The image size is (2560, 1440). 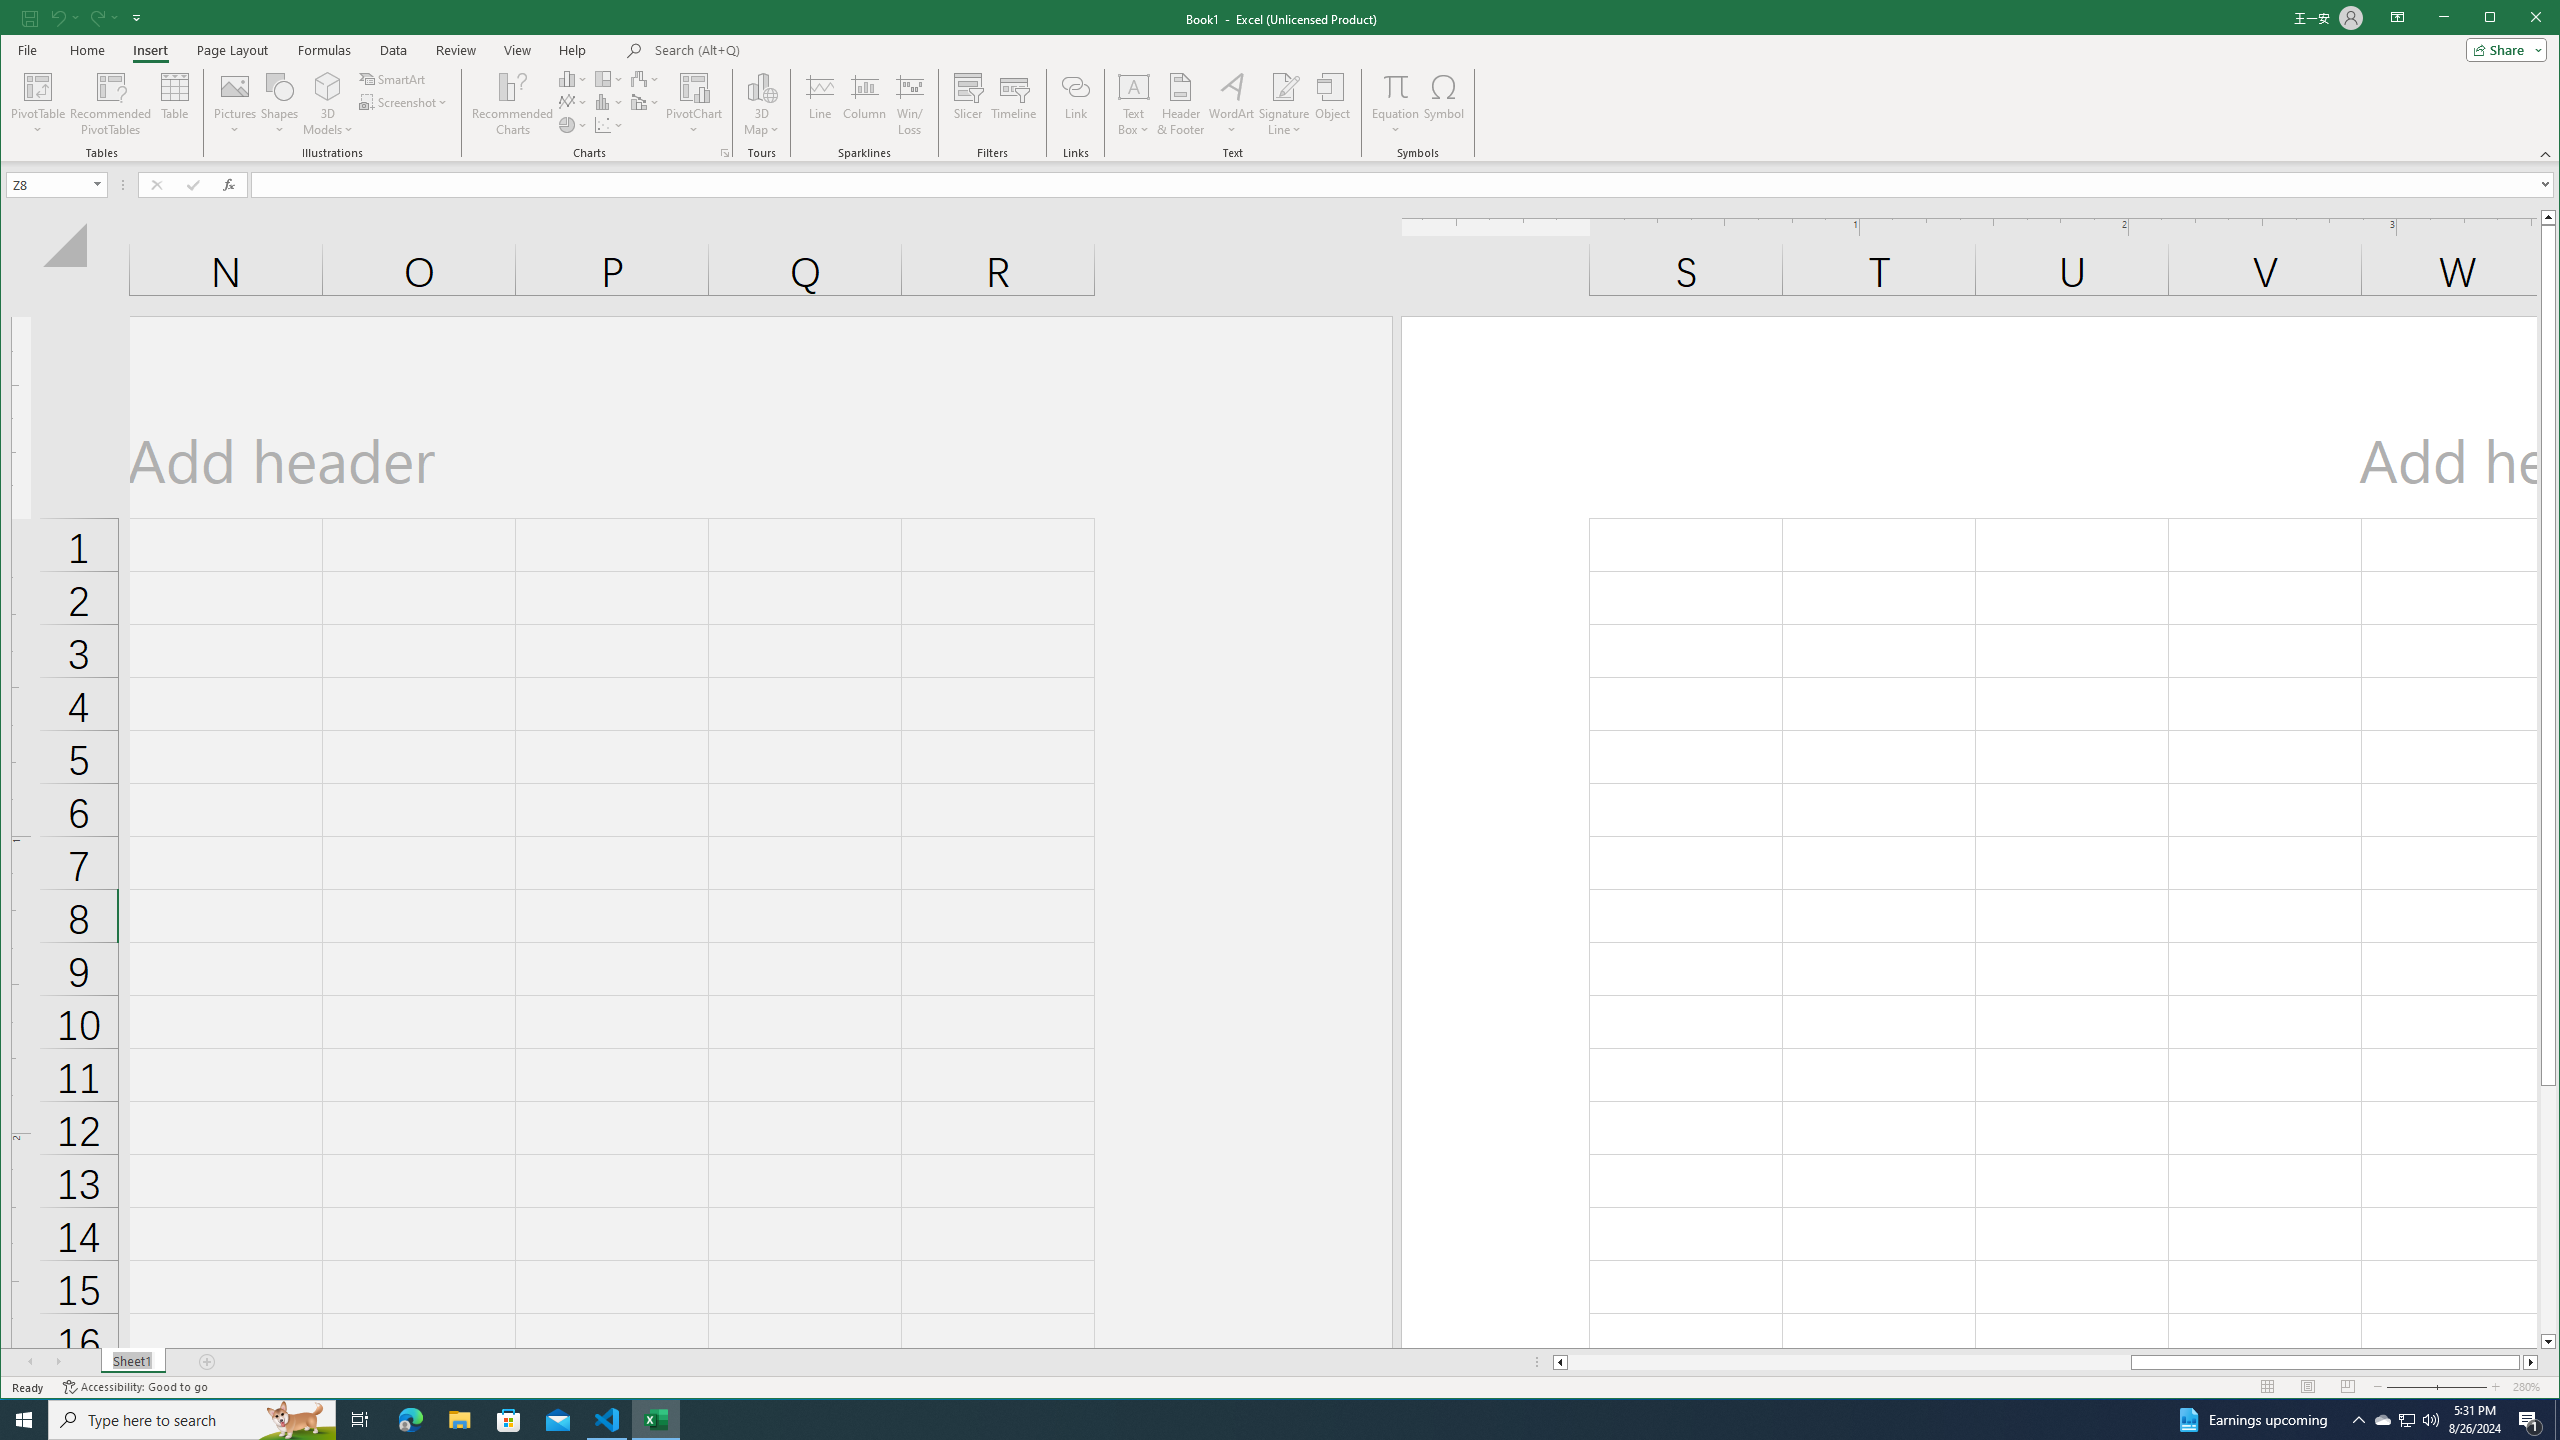 I want to click on 'Action Center, 1 new notification', so click(x=2530, y=1418).